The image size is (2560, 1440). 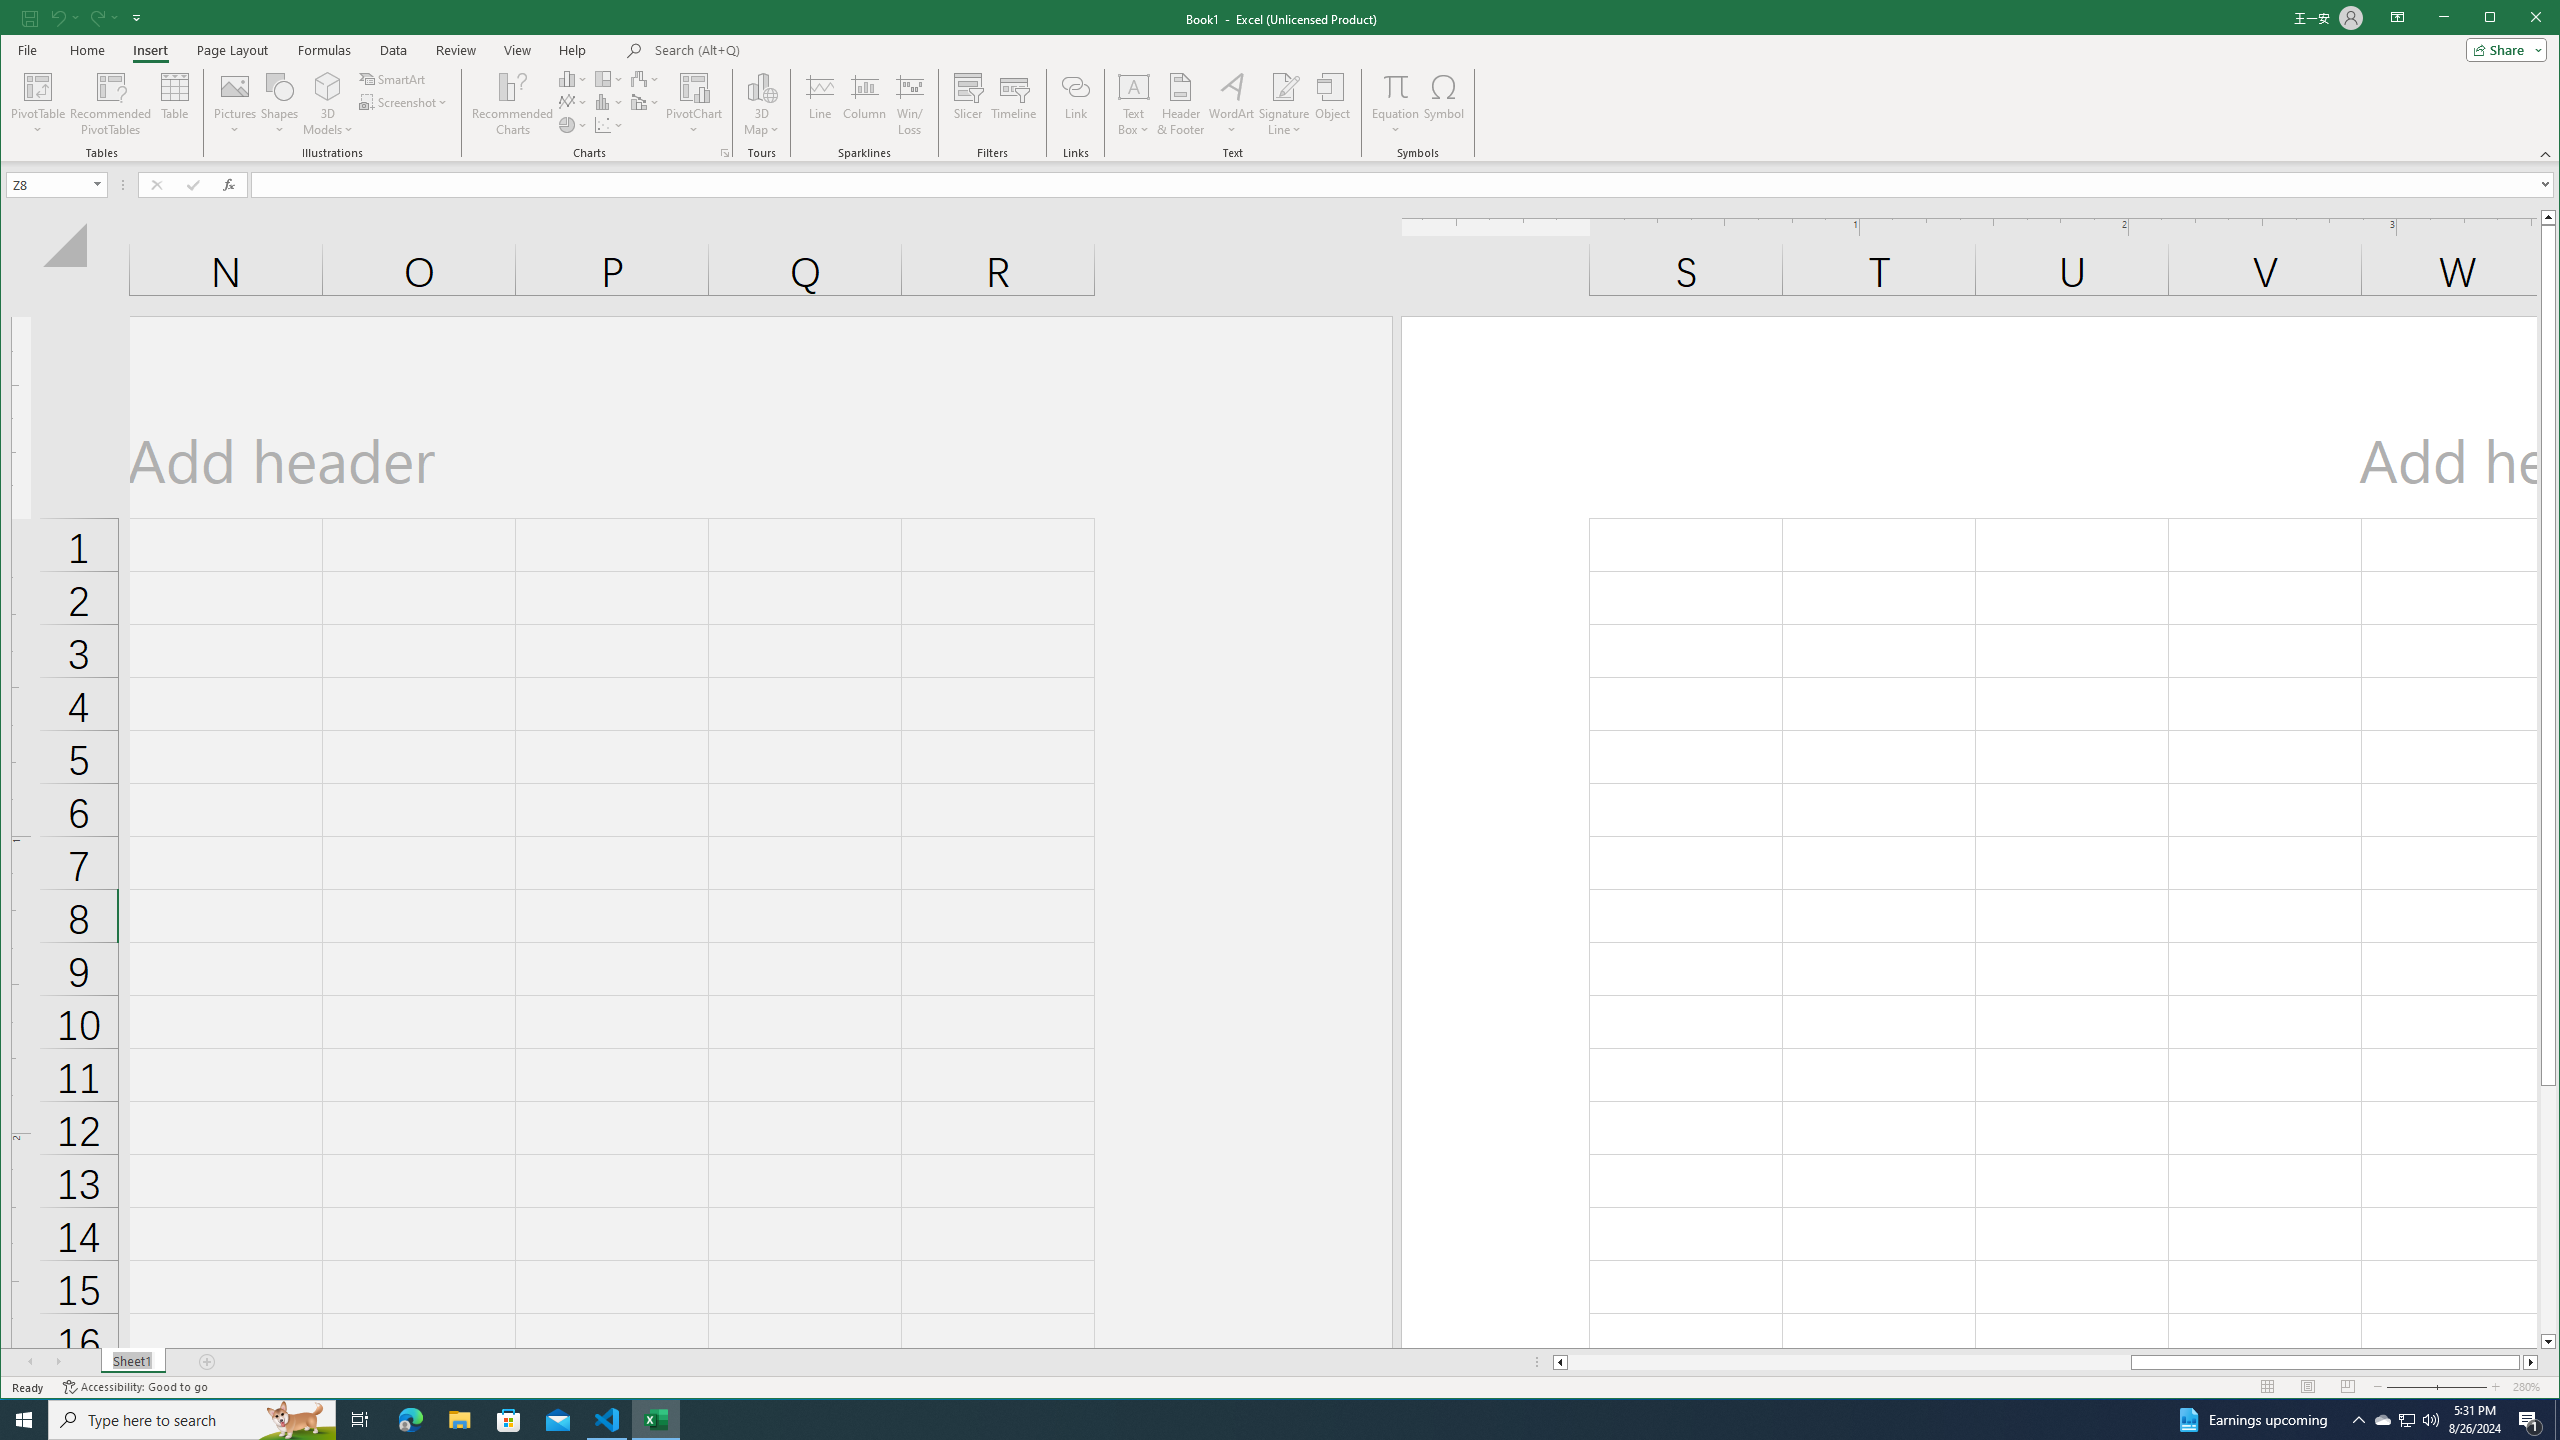 I want to click on 'Action Center, 1 new notification', so click(x=2530, y=1418).